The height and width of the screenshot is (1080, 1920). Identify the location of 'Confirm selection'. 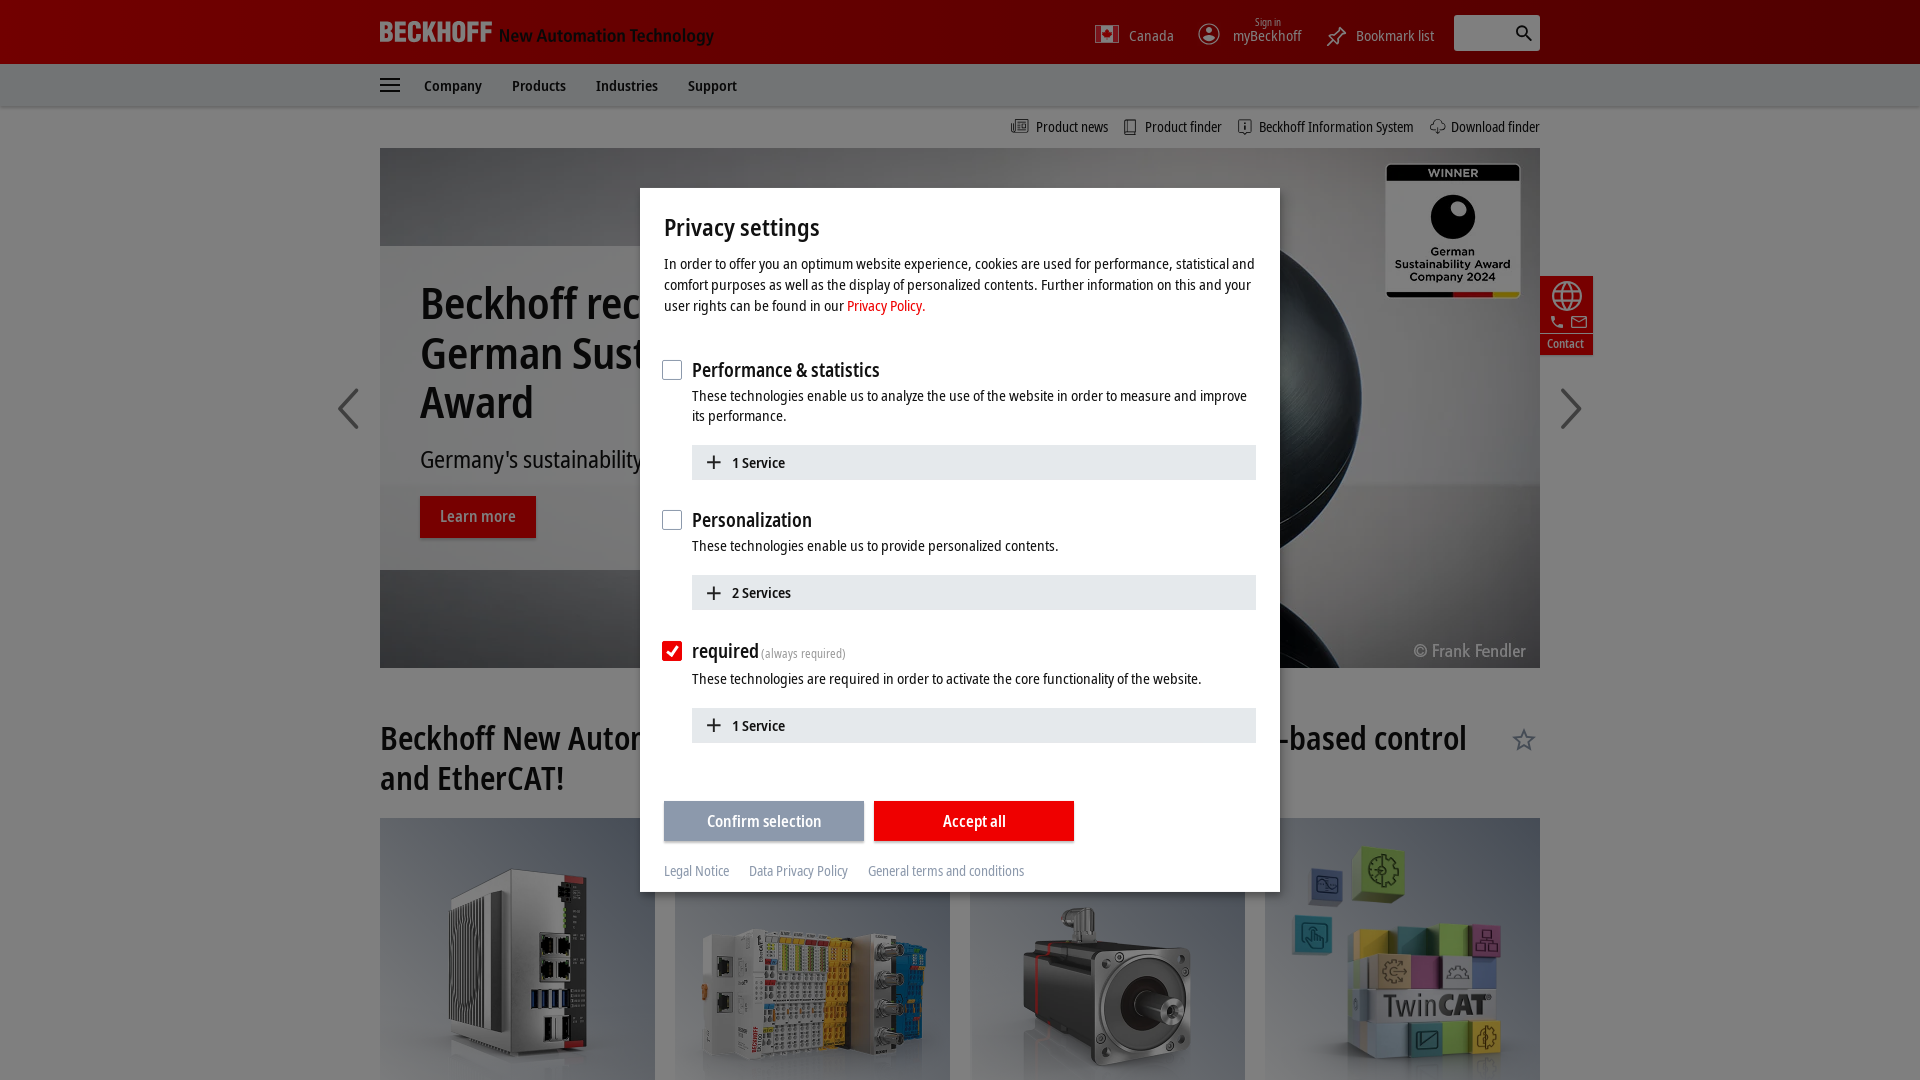
(762, 820).